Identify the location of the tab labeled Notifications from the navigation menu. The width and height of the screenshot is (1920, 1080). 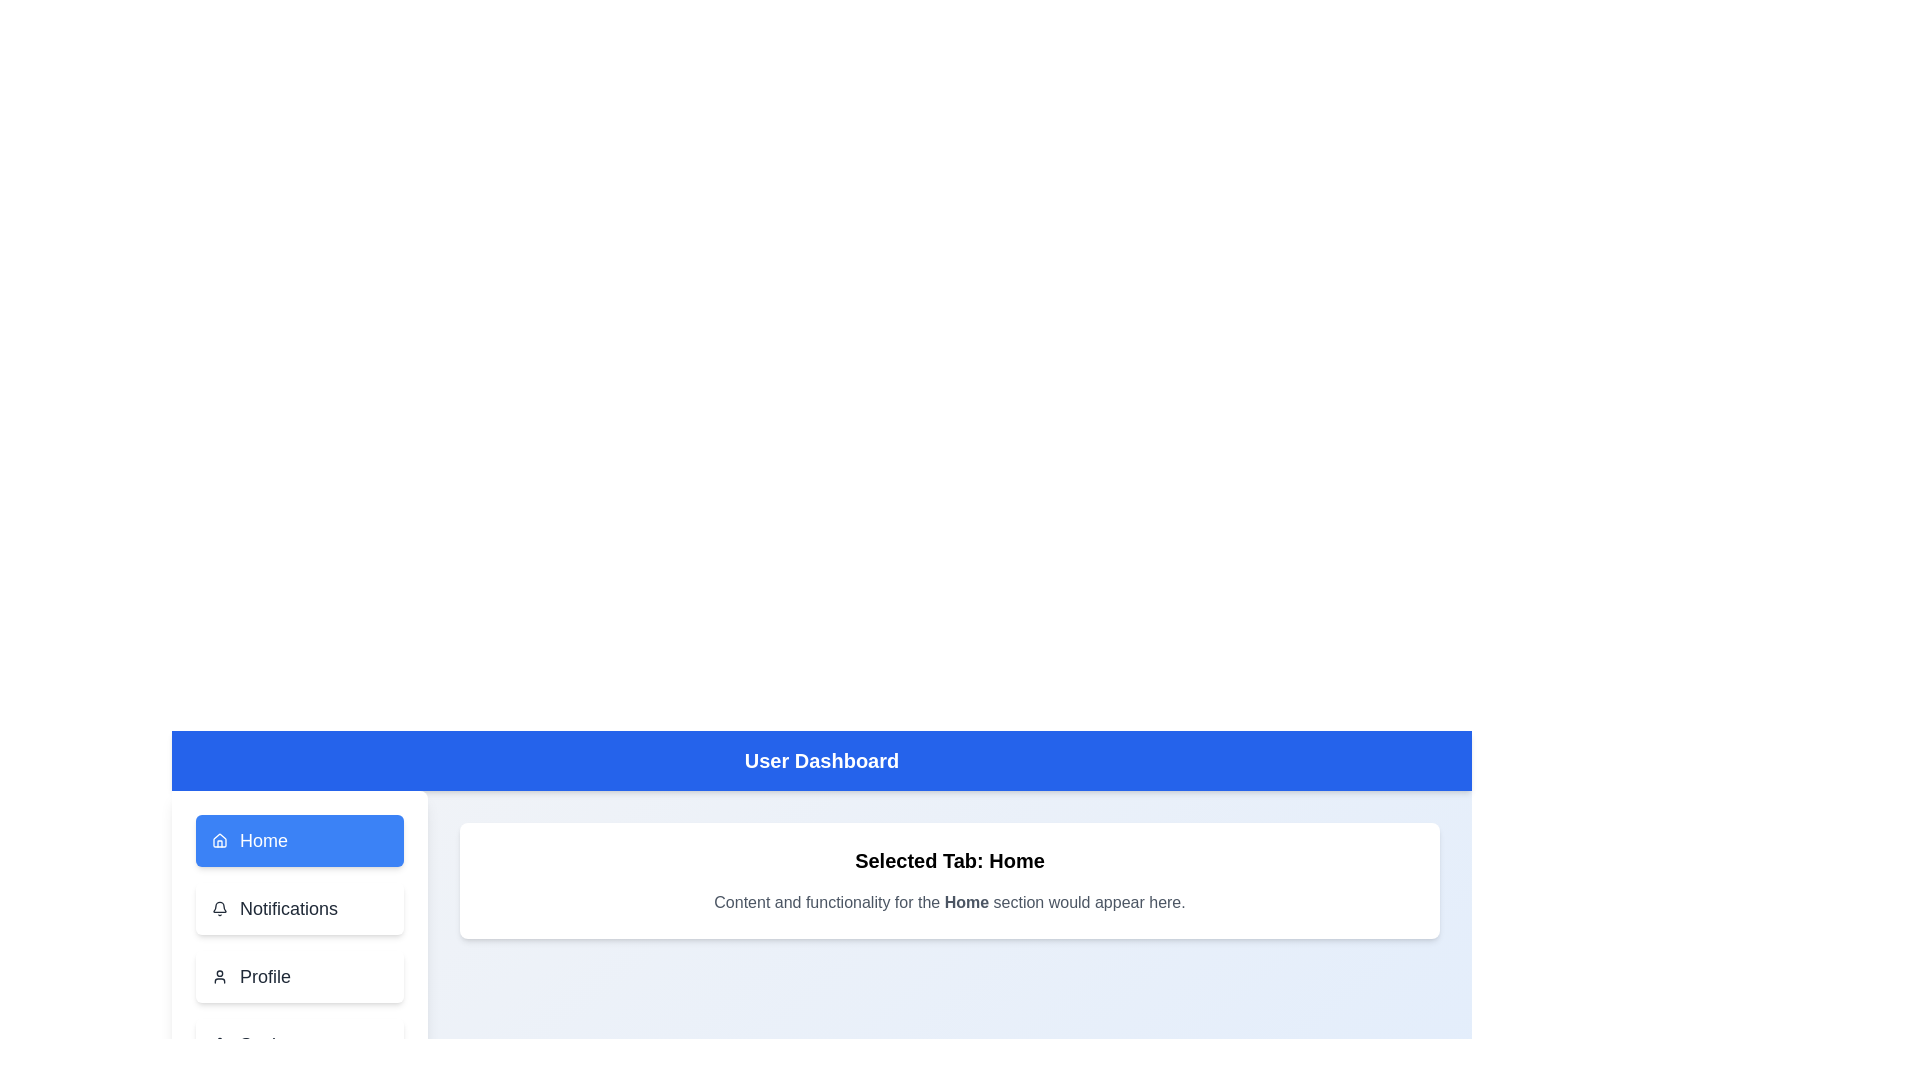
(298, 909).